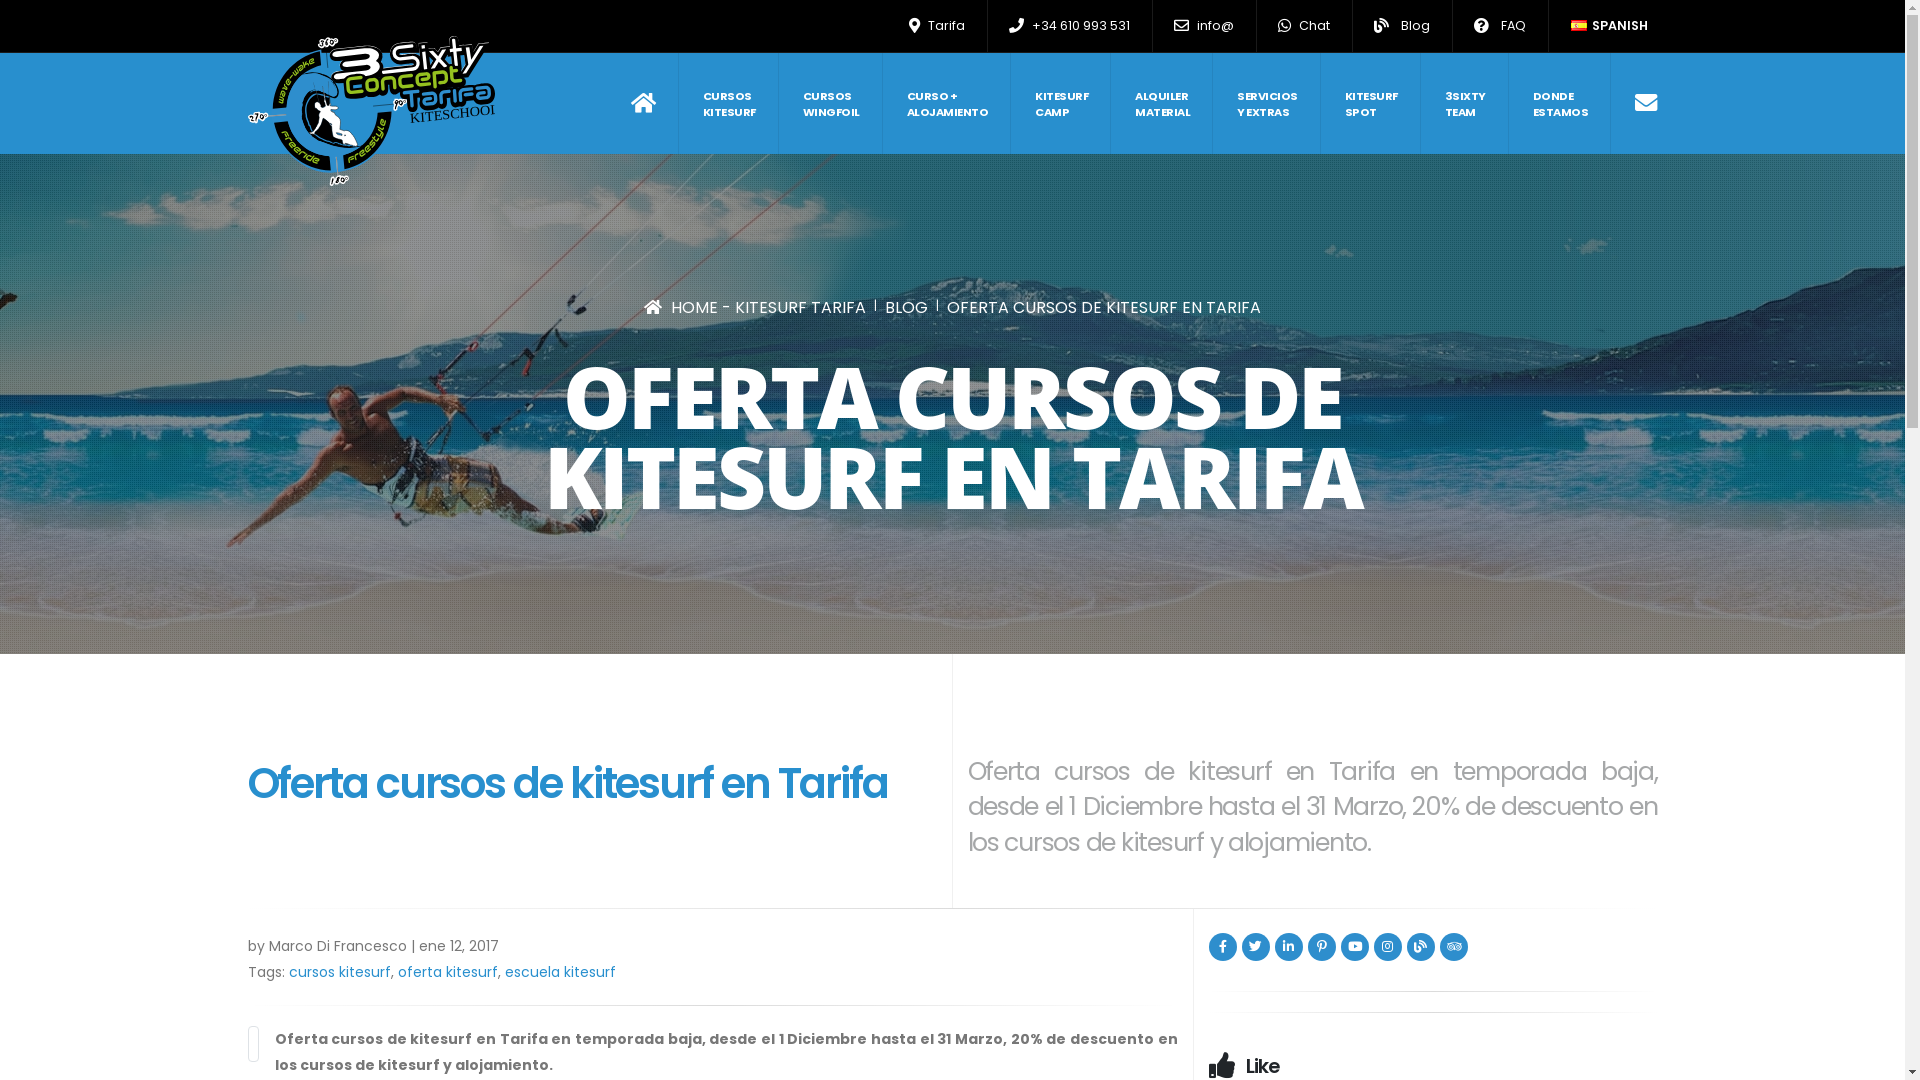 This screenshot has width=1920, height=1080. Describe the element at coordinates (1272, 946) in the screenshot. I see `'Linkedin'` at that location.